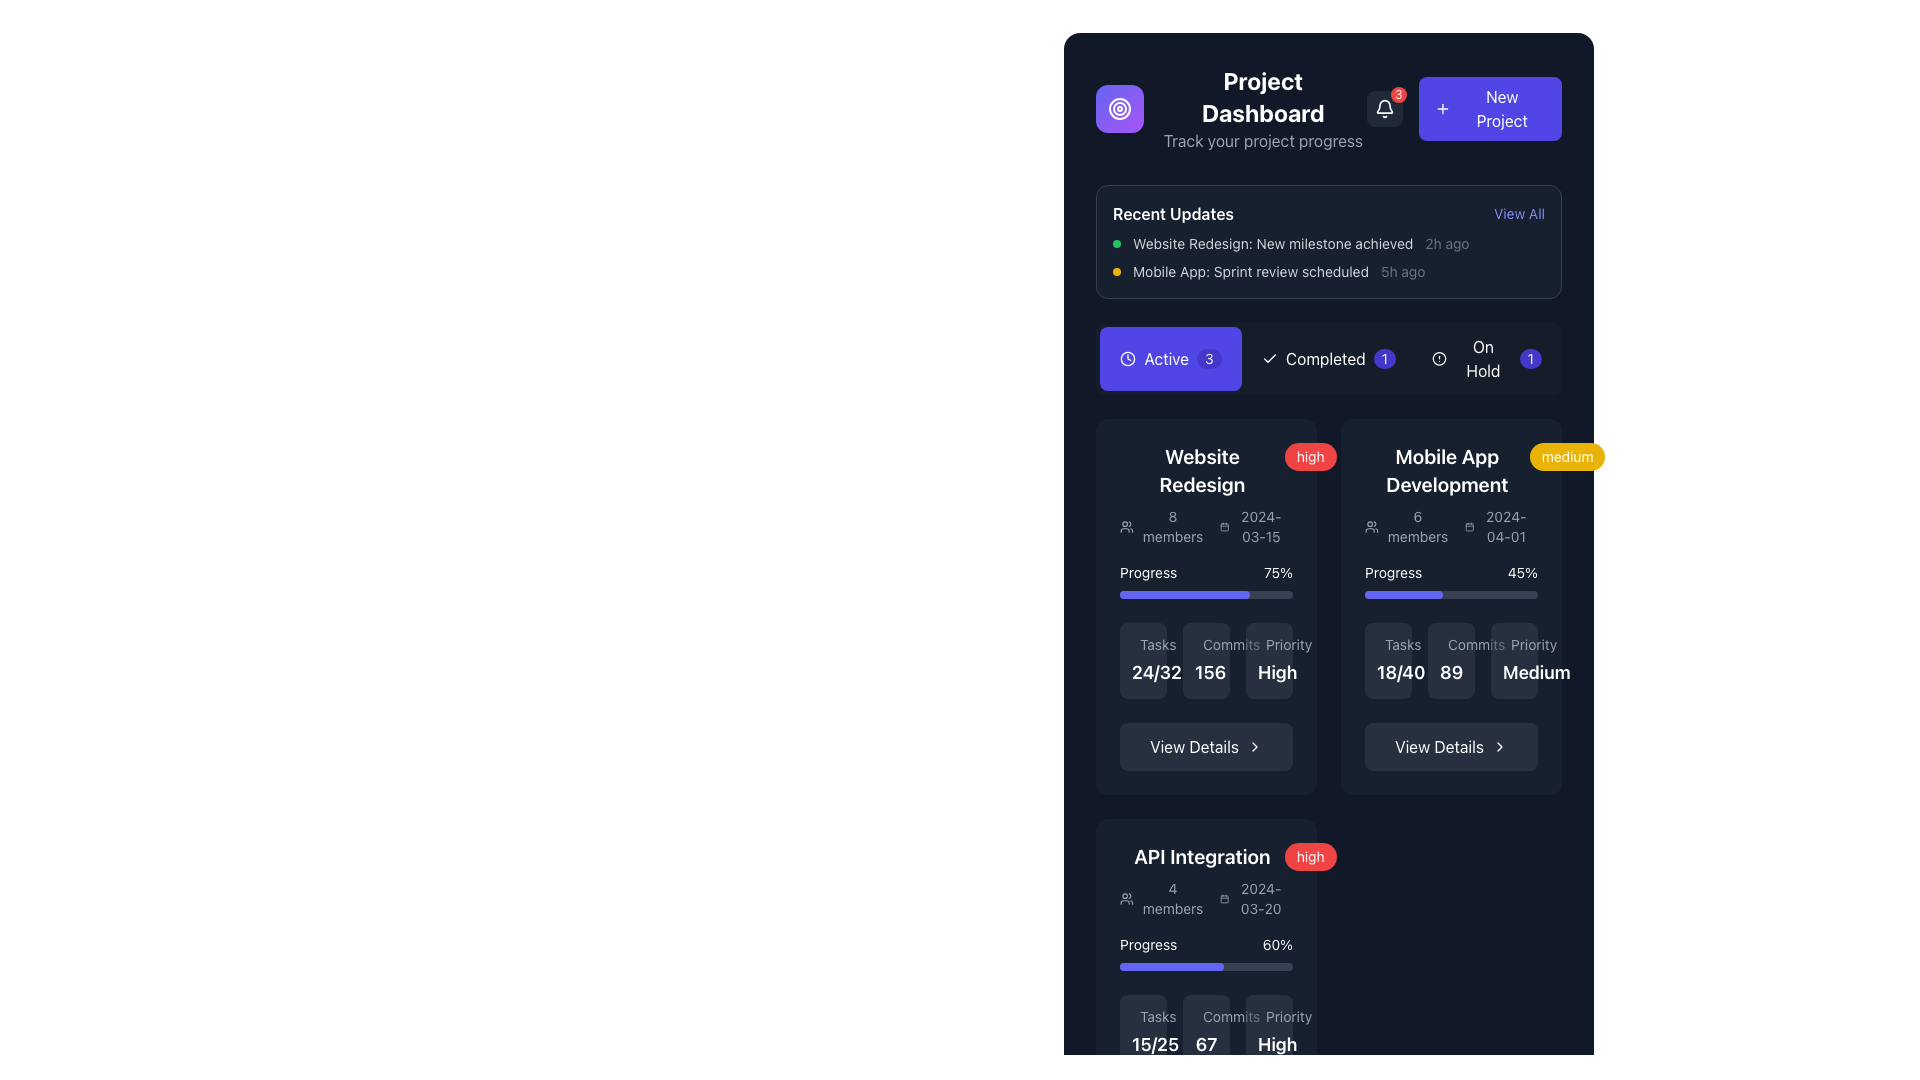 The image size is (1920, 1080). I want to click on the second list item in the 'Recent Updates' section, which displays updates or activities with a status indicator and timestamp, so click(1329, 257).